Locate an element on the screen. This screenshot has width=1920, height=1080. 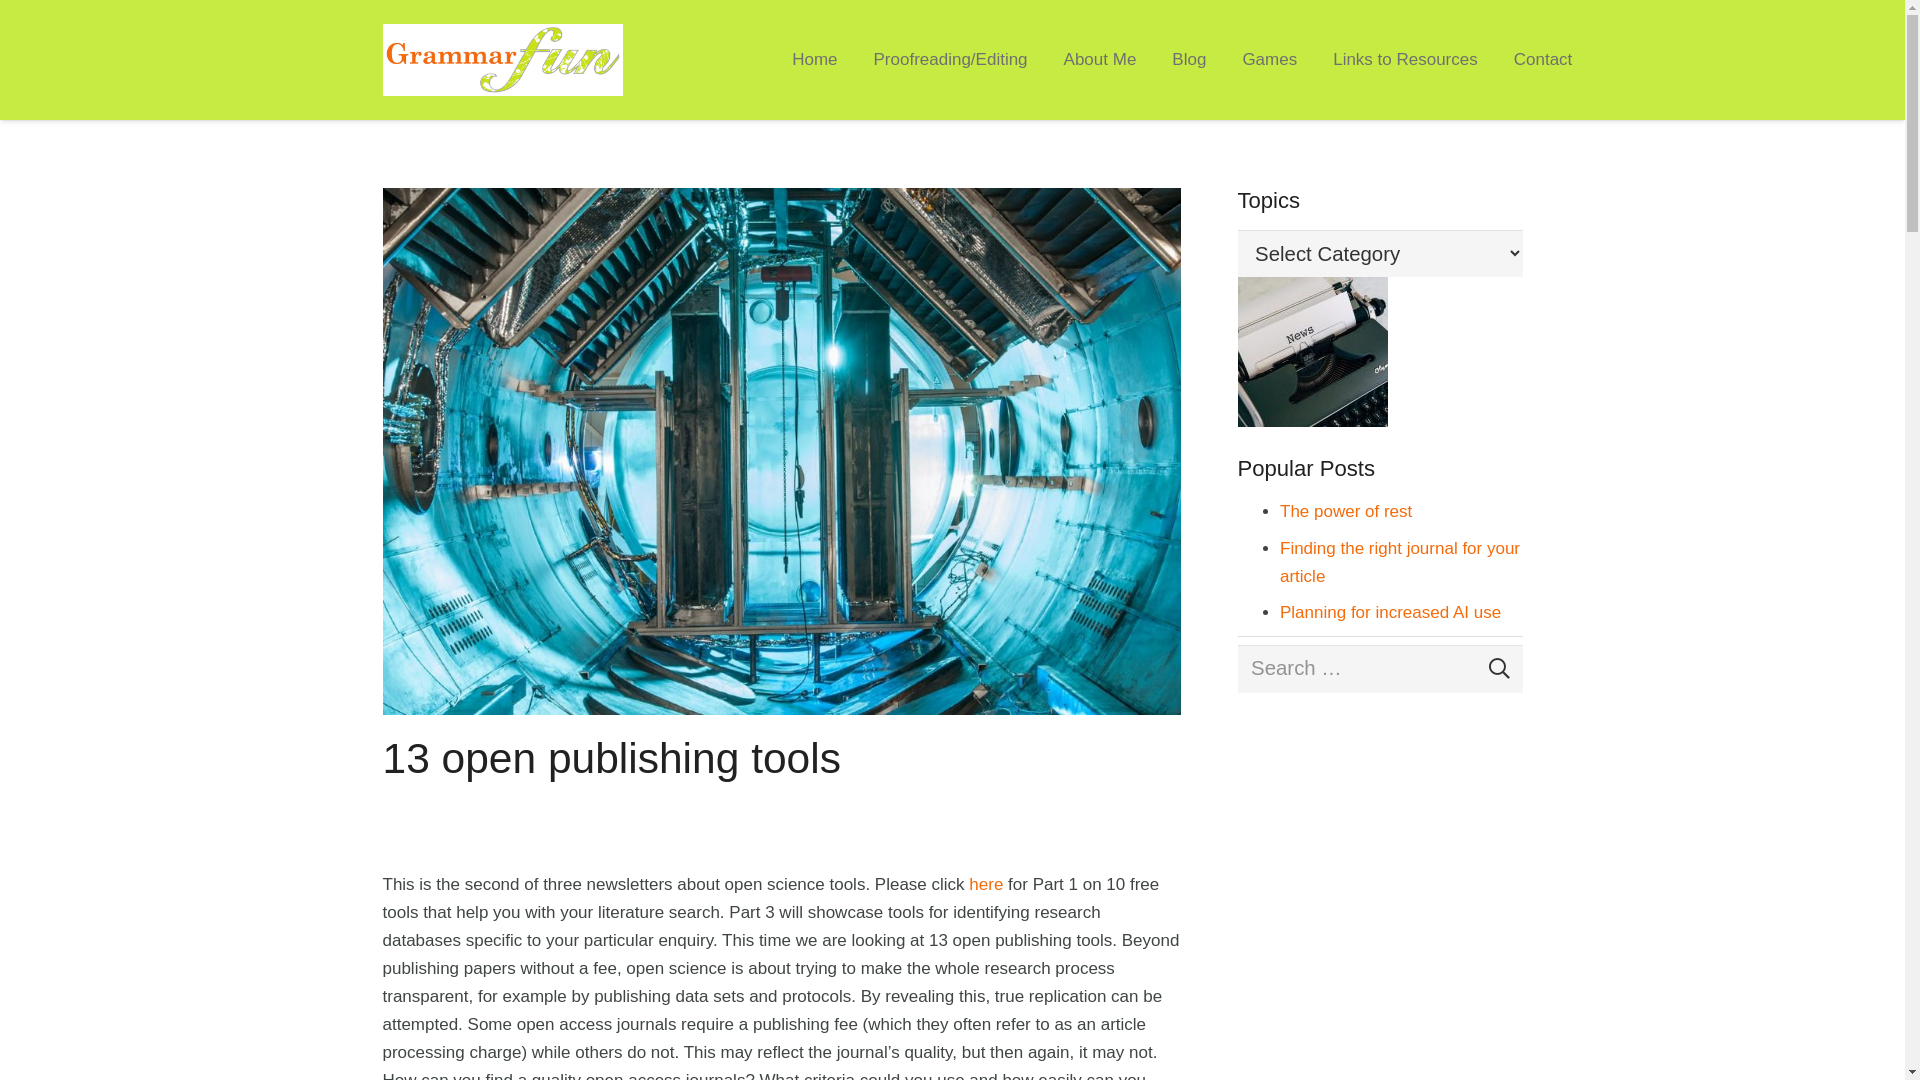
'here' is located at coordinates (985, 883).